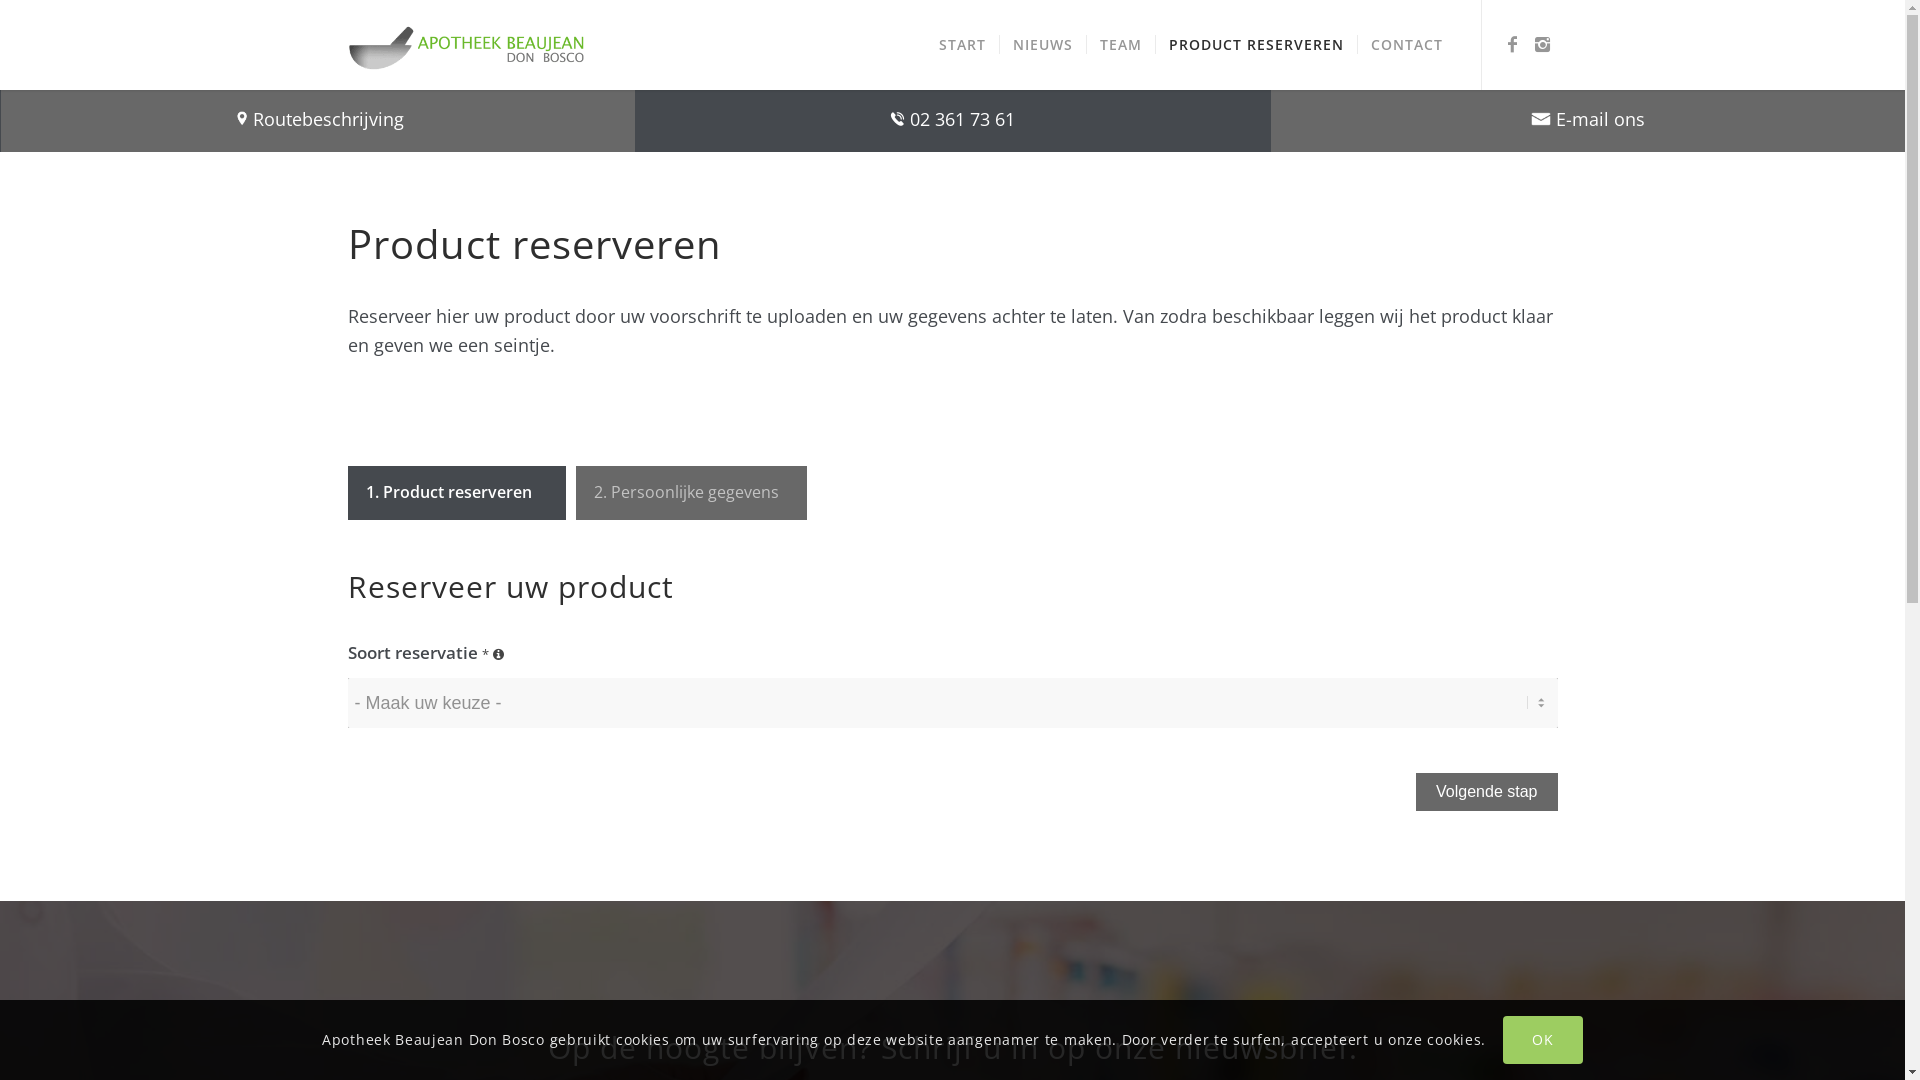 The width and height of the screenshot is (1920, 1080). I want to click on 'START', so click(925, 45).